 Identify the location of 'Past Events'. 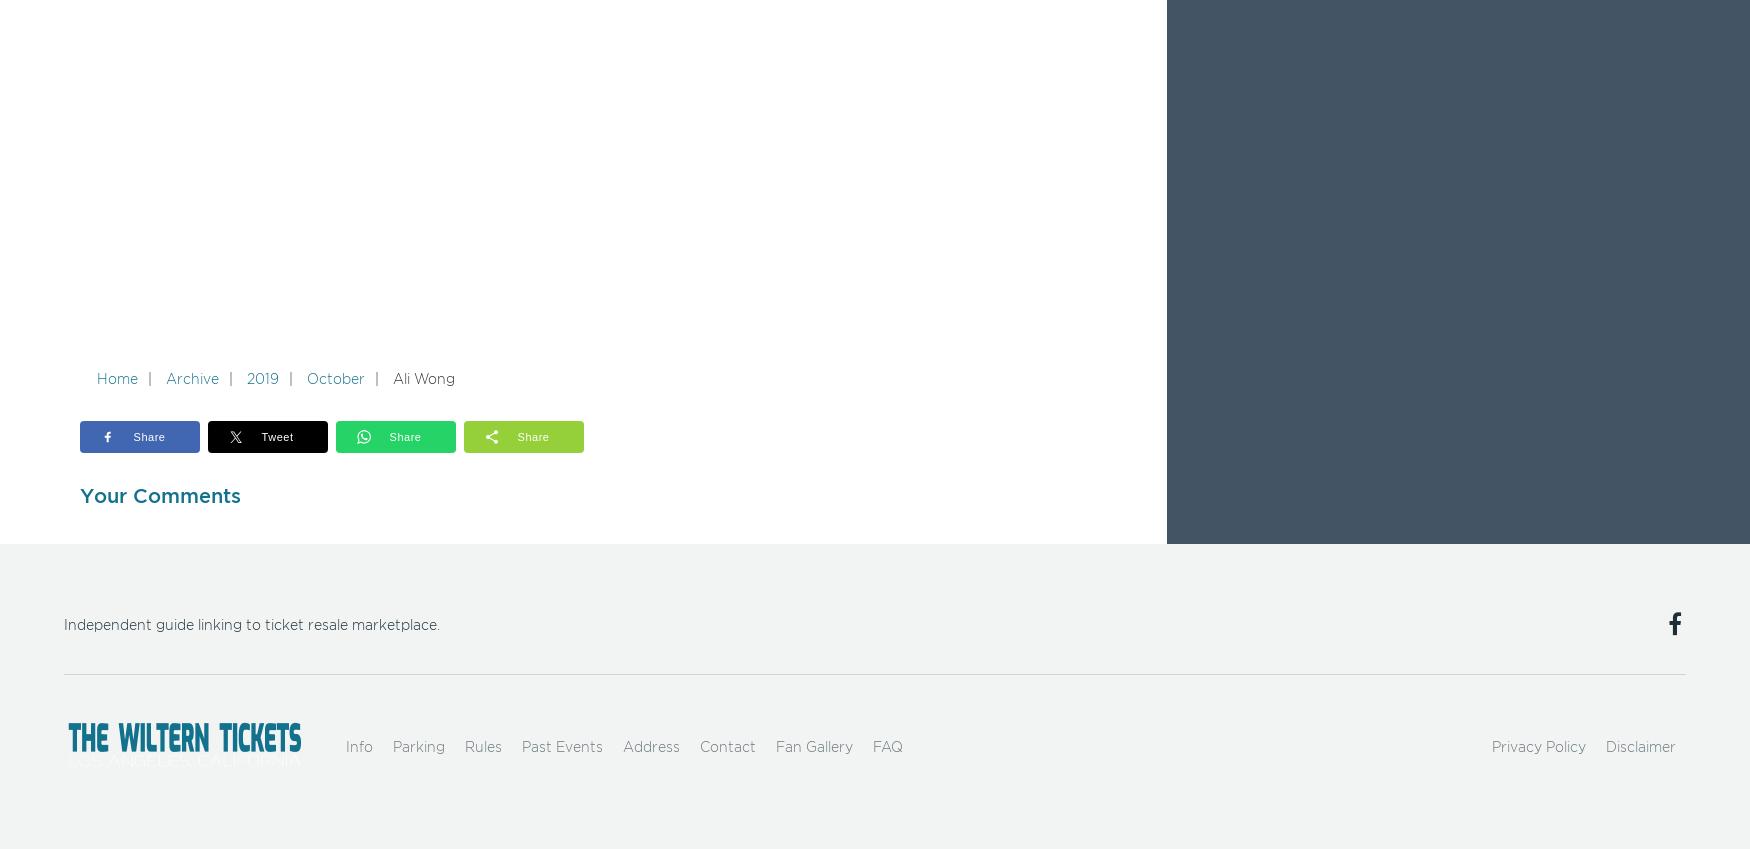
(561, 747).